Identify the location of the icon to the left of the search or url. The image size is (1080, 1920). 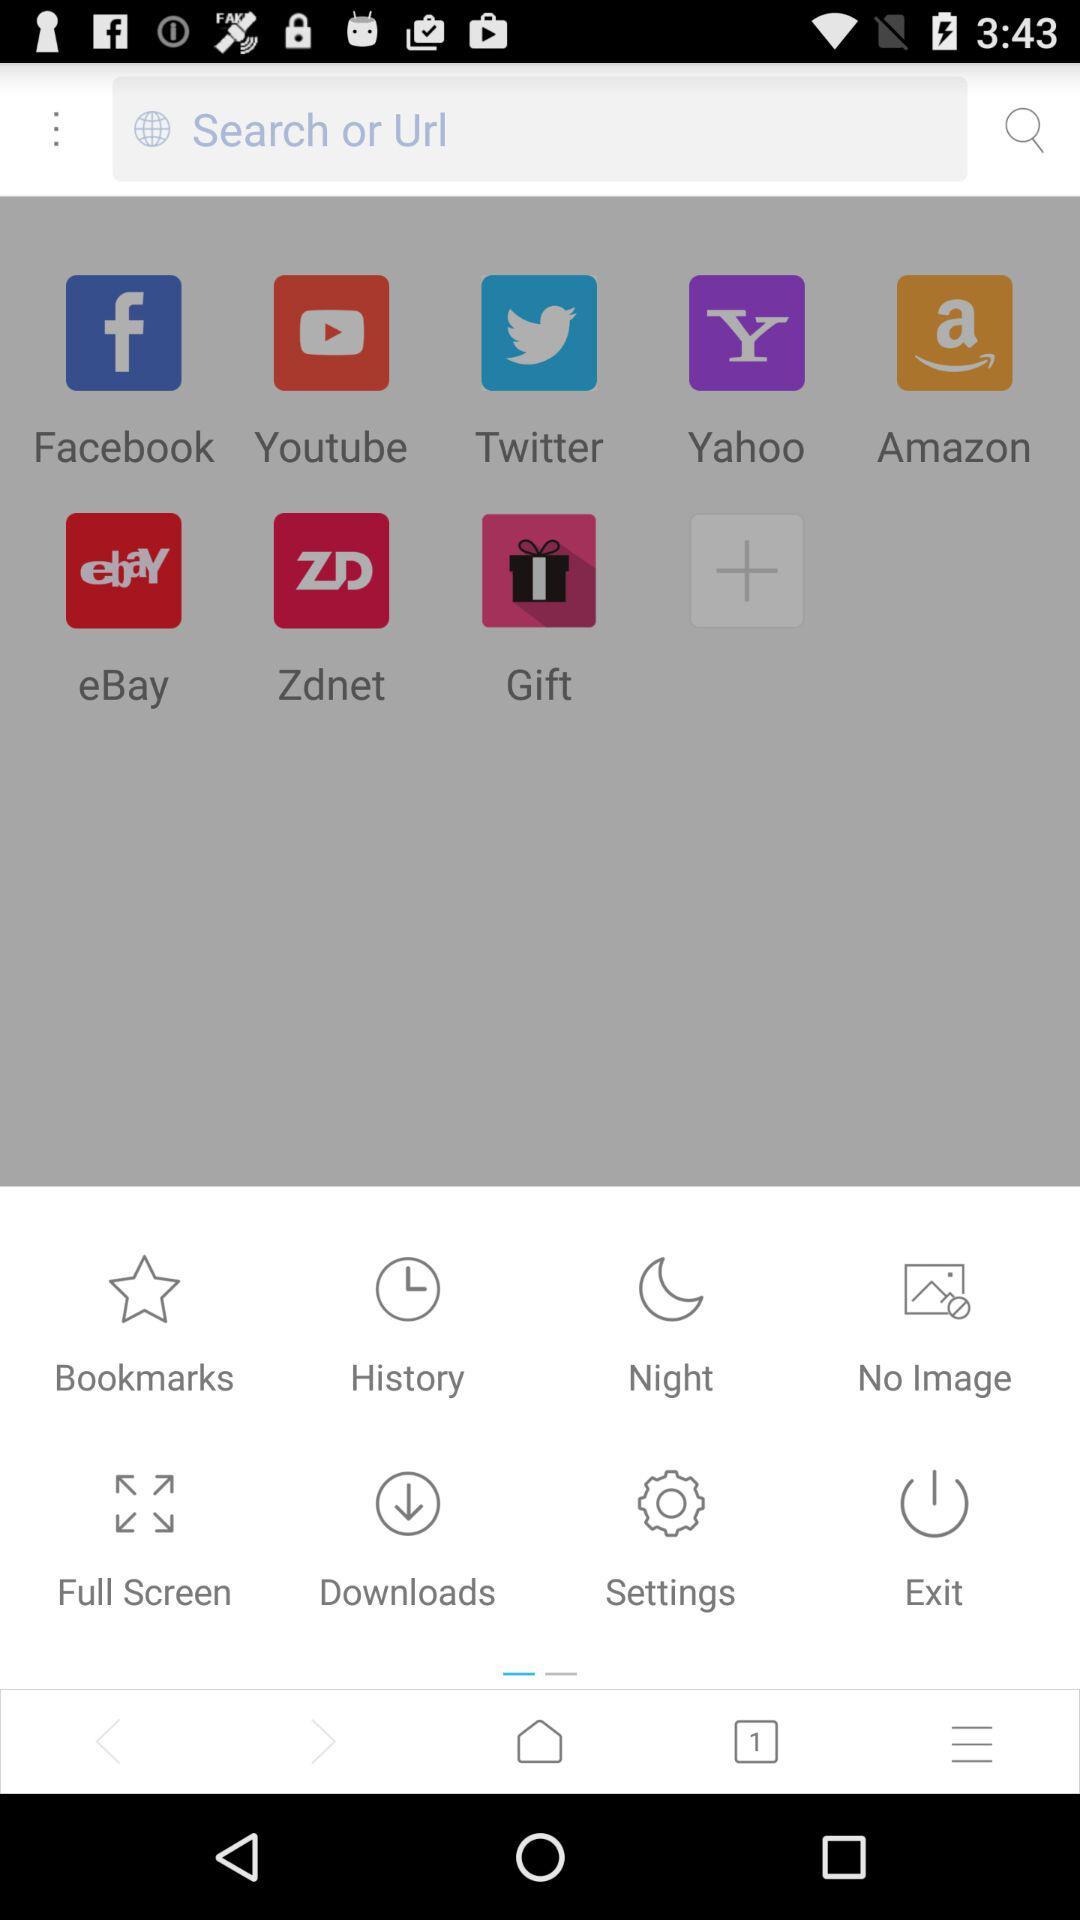
(151, 128).